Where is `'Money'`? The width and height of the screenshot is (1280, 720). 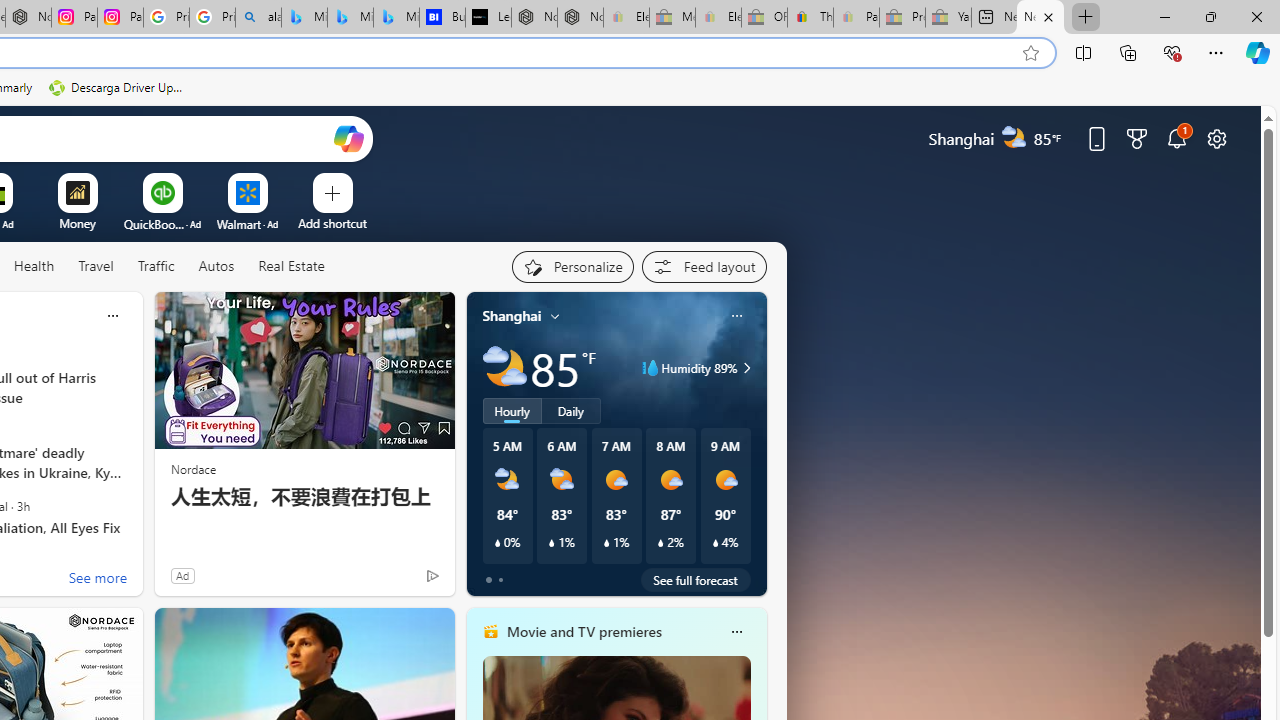
'Money' is located at coordinates (77, 223).